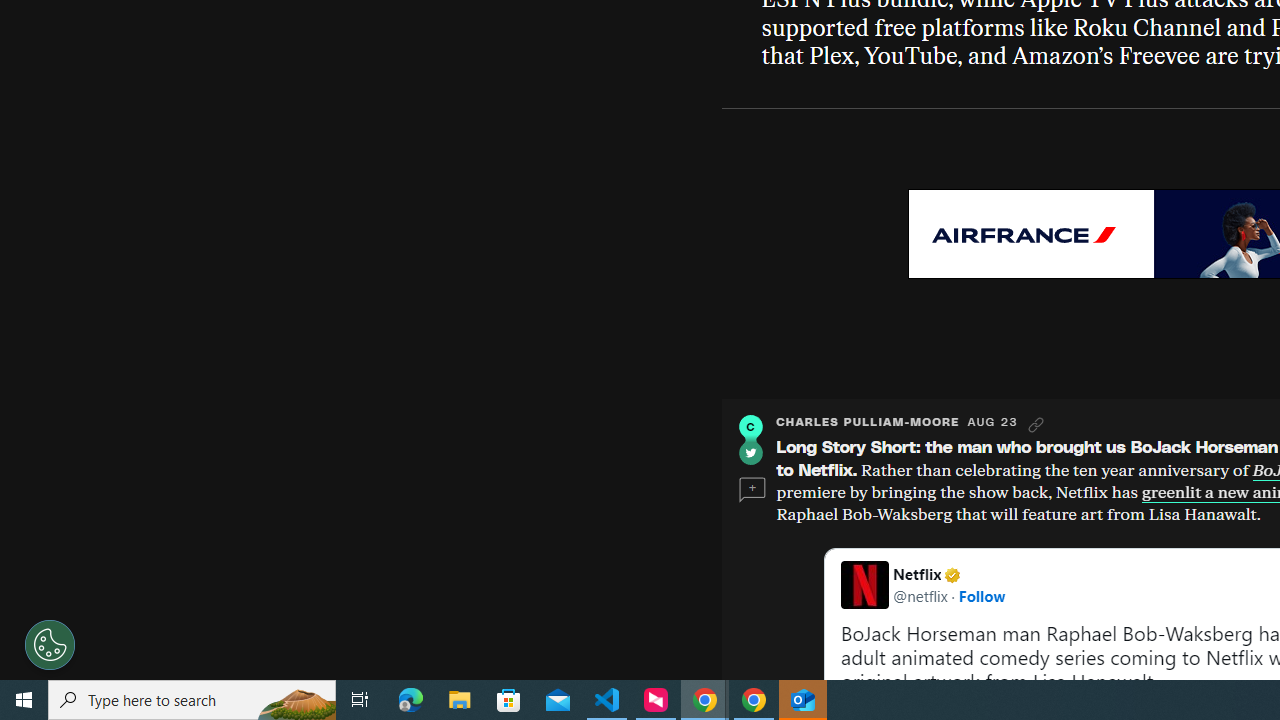 The height and width of the screenshot is (720, 1280). I want to click on 'Link', so click(1036, 424).